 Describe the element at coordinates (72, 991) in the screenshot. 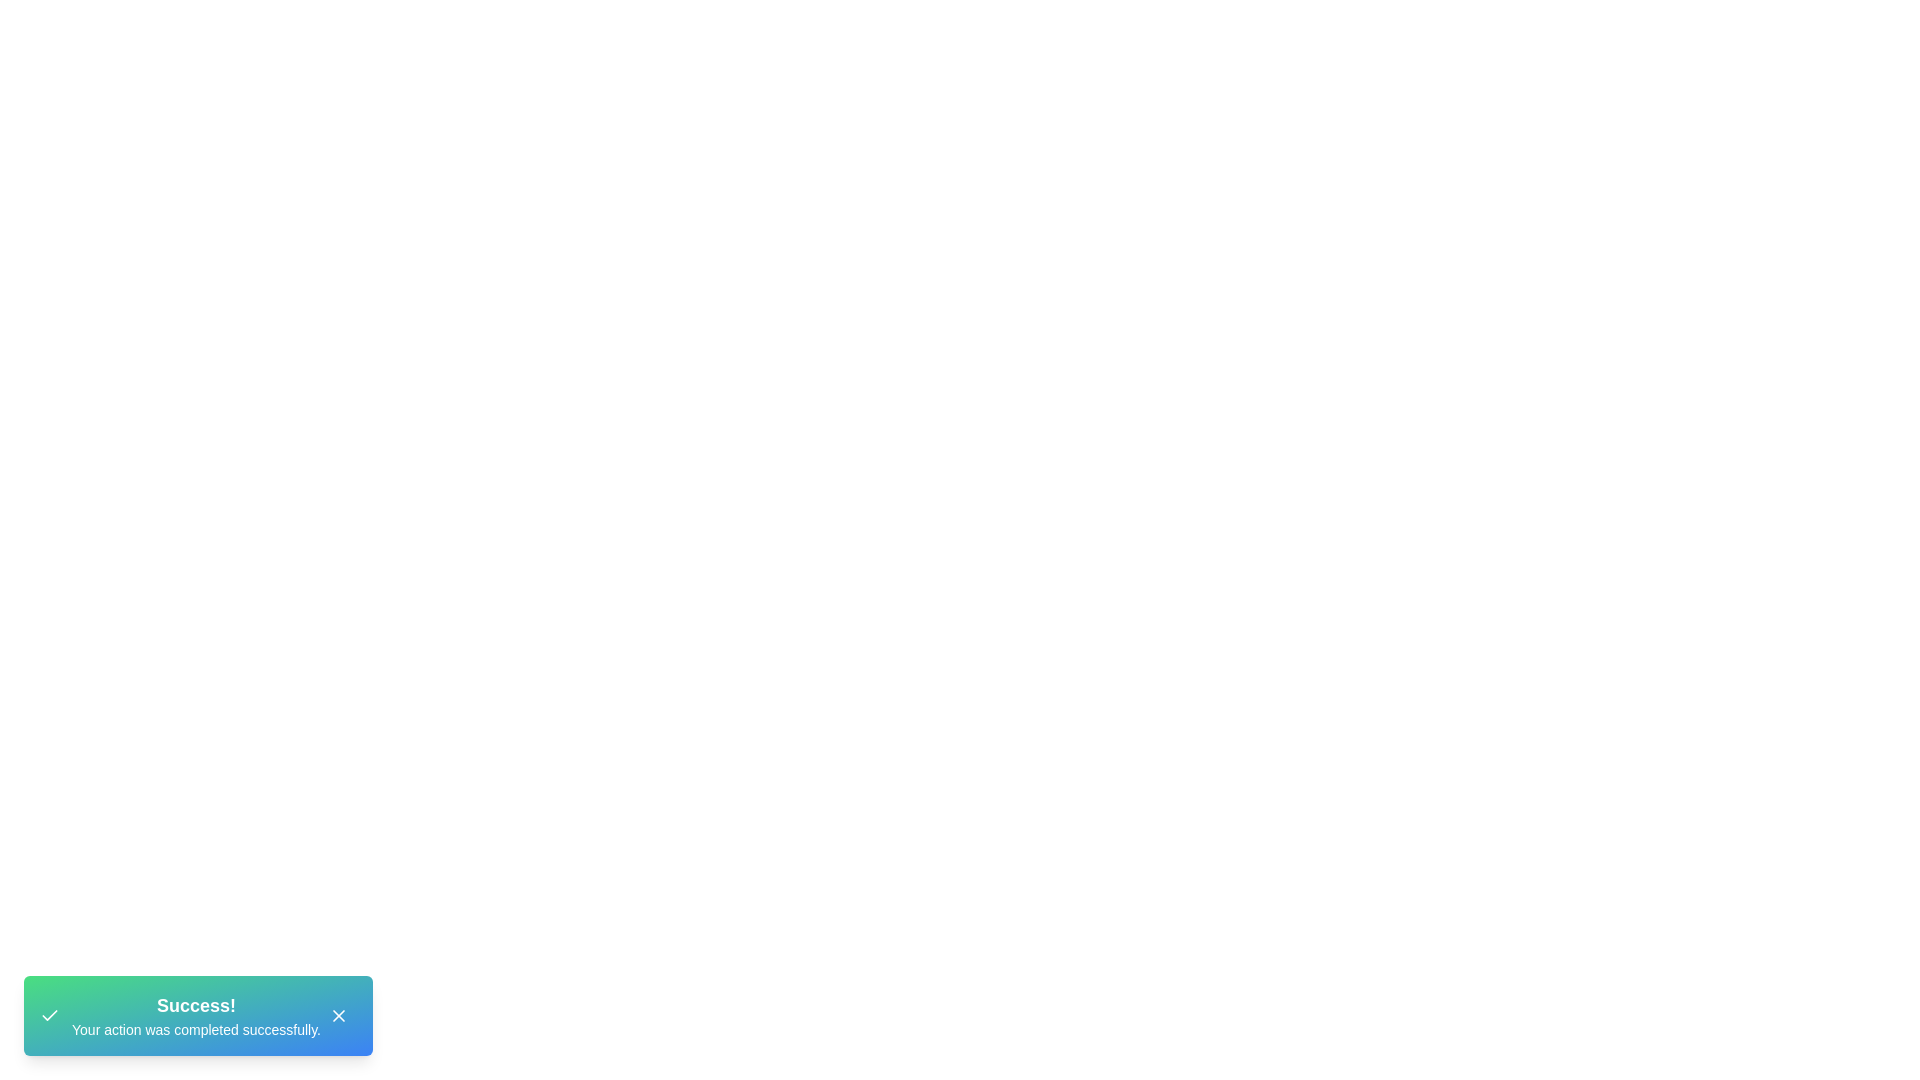

I see `the text 'Success! Your action was completed successfully.' displayed in the StylishSnackbar component` at that location.